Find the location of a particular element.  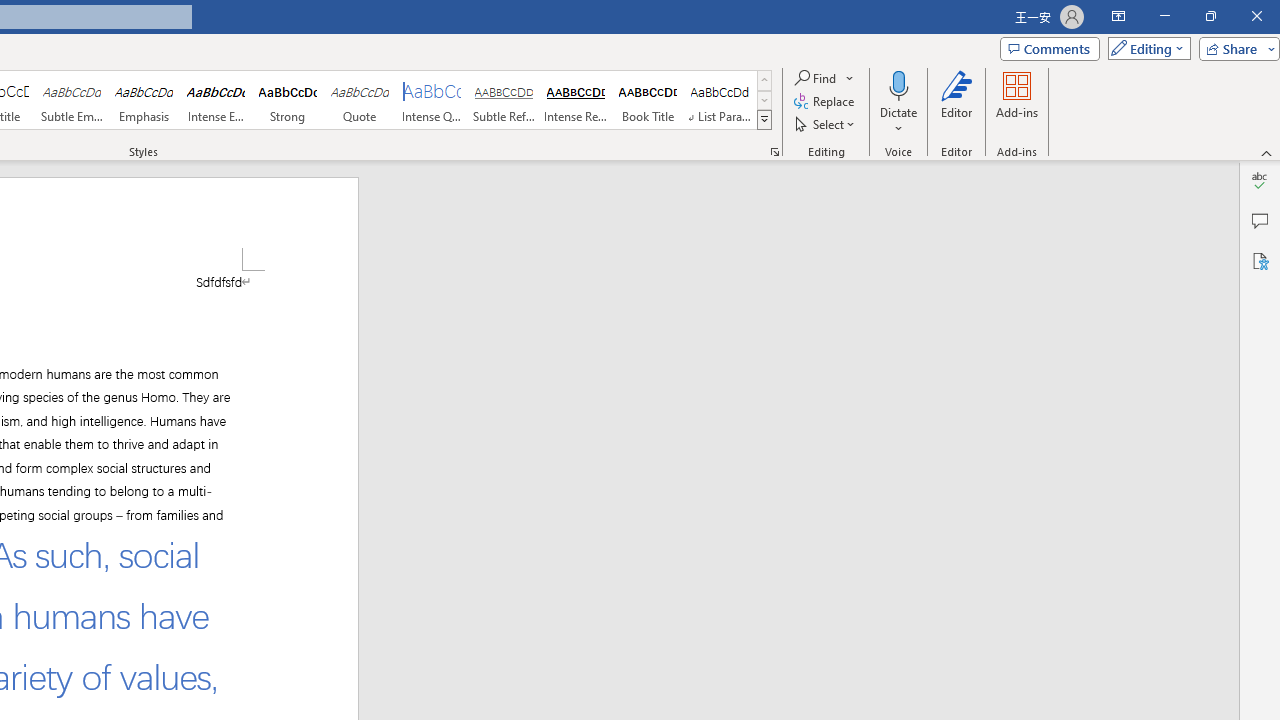

'Strong' is located at coordinates (287, 100).